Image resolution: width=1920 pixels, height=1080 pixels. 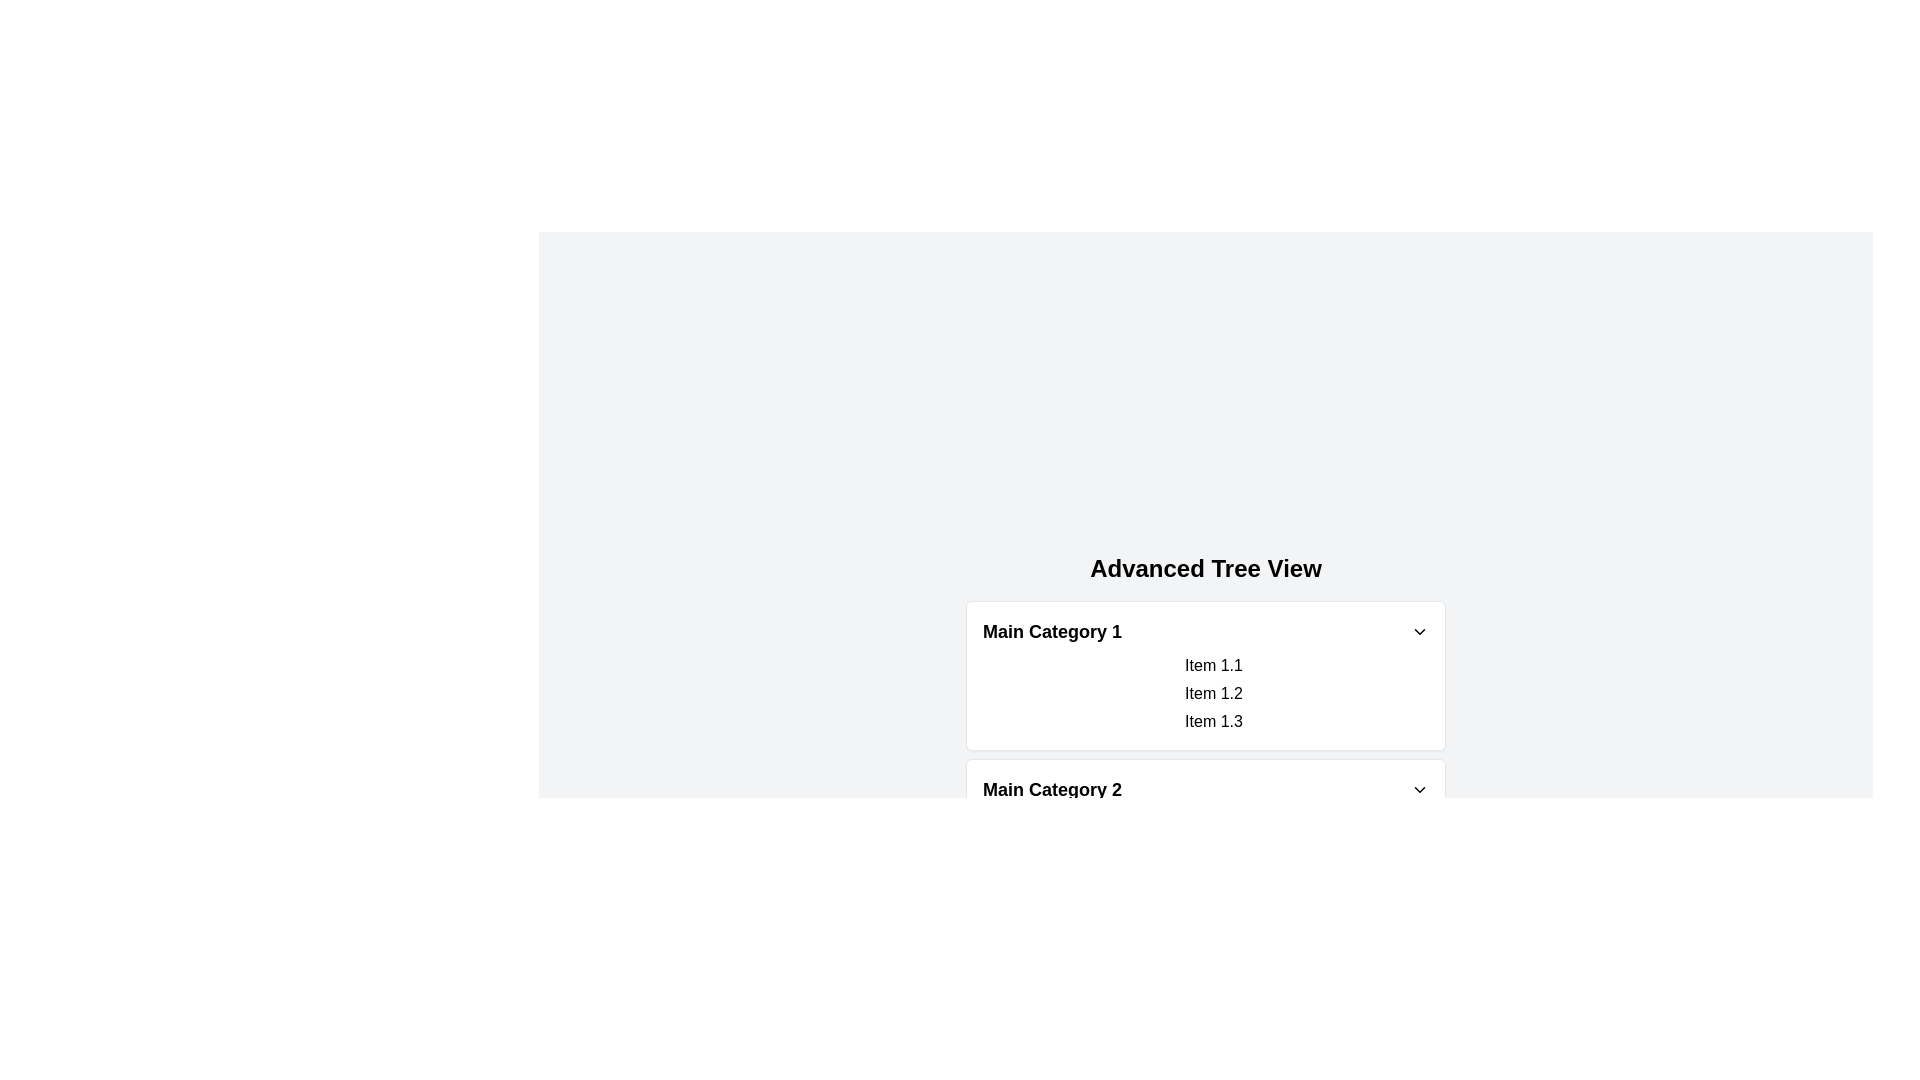 I want to click on the text label 'Item 1.2' which is located in the middle of a list within the 'Main Category 1' dropdown, situated between 'Item 1.1' and 'Item 1.3', so click(x=1213, y=693).